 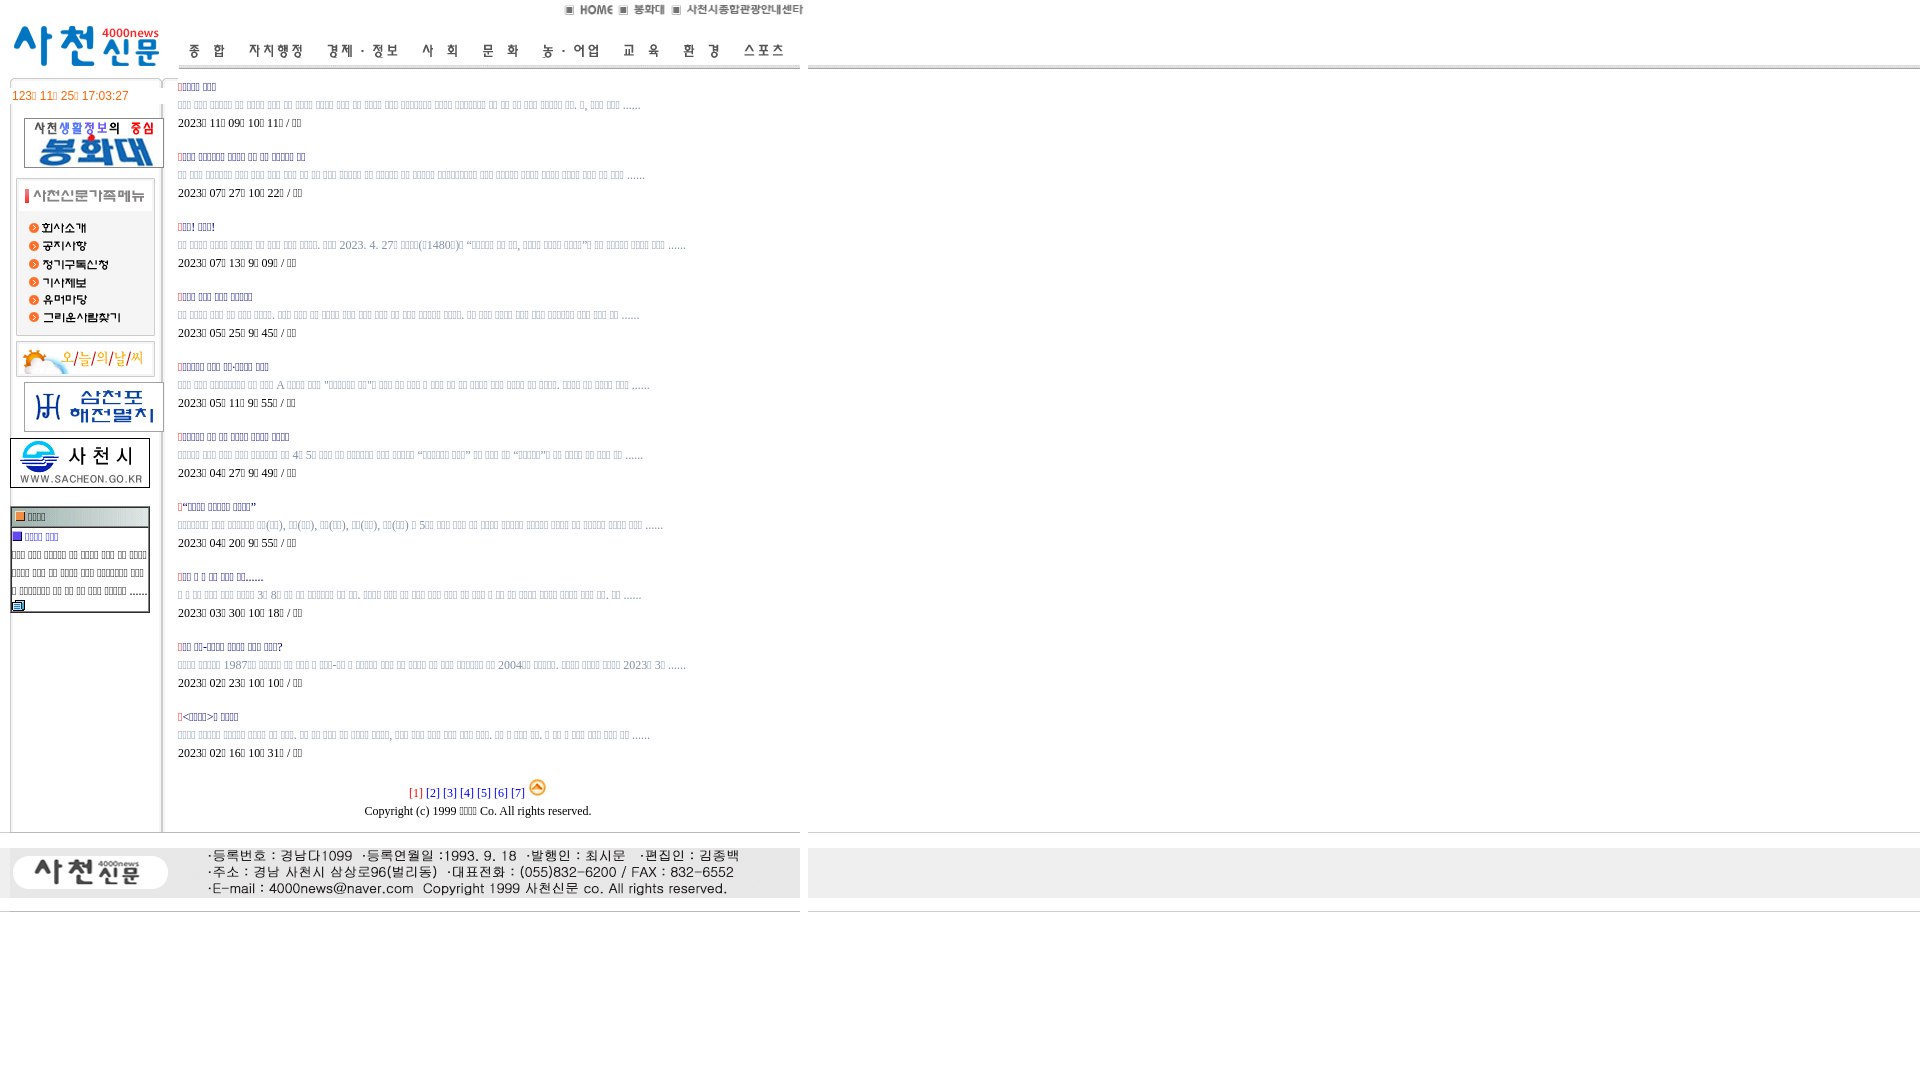 I want to click on '[4]', so click(x=465, y=792).